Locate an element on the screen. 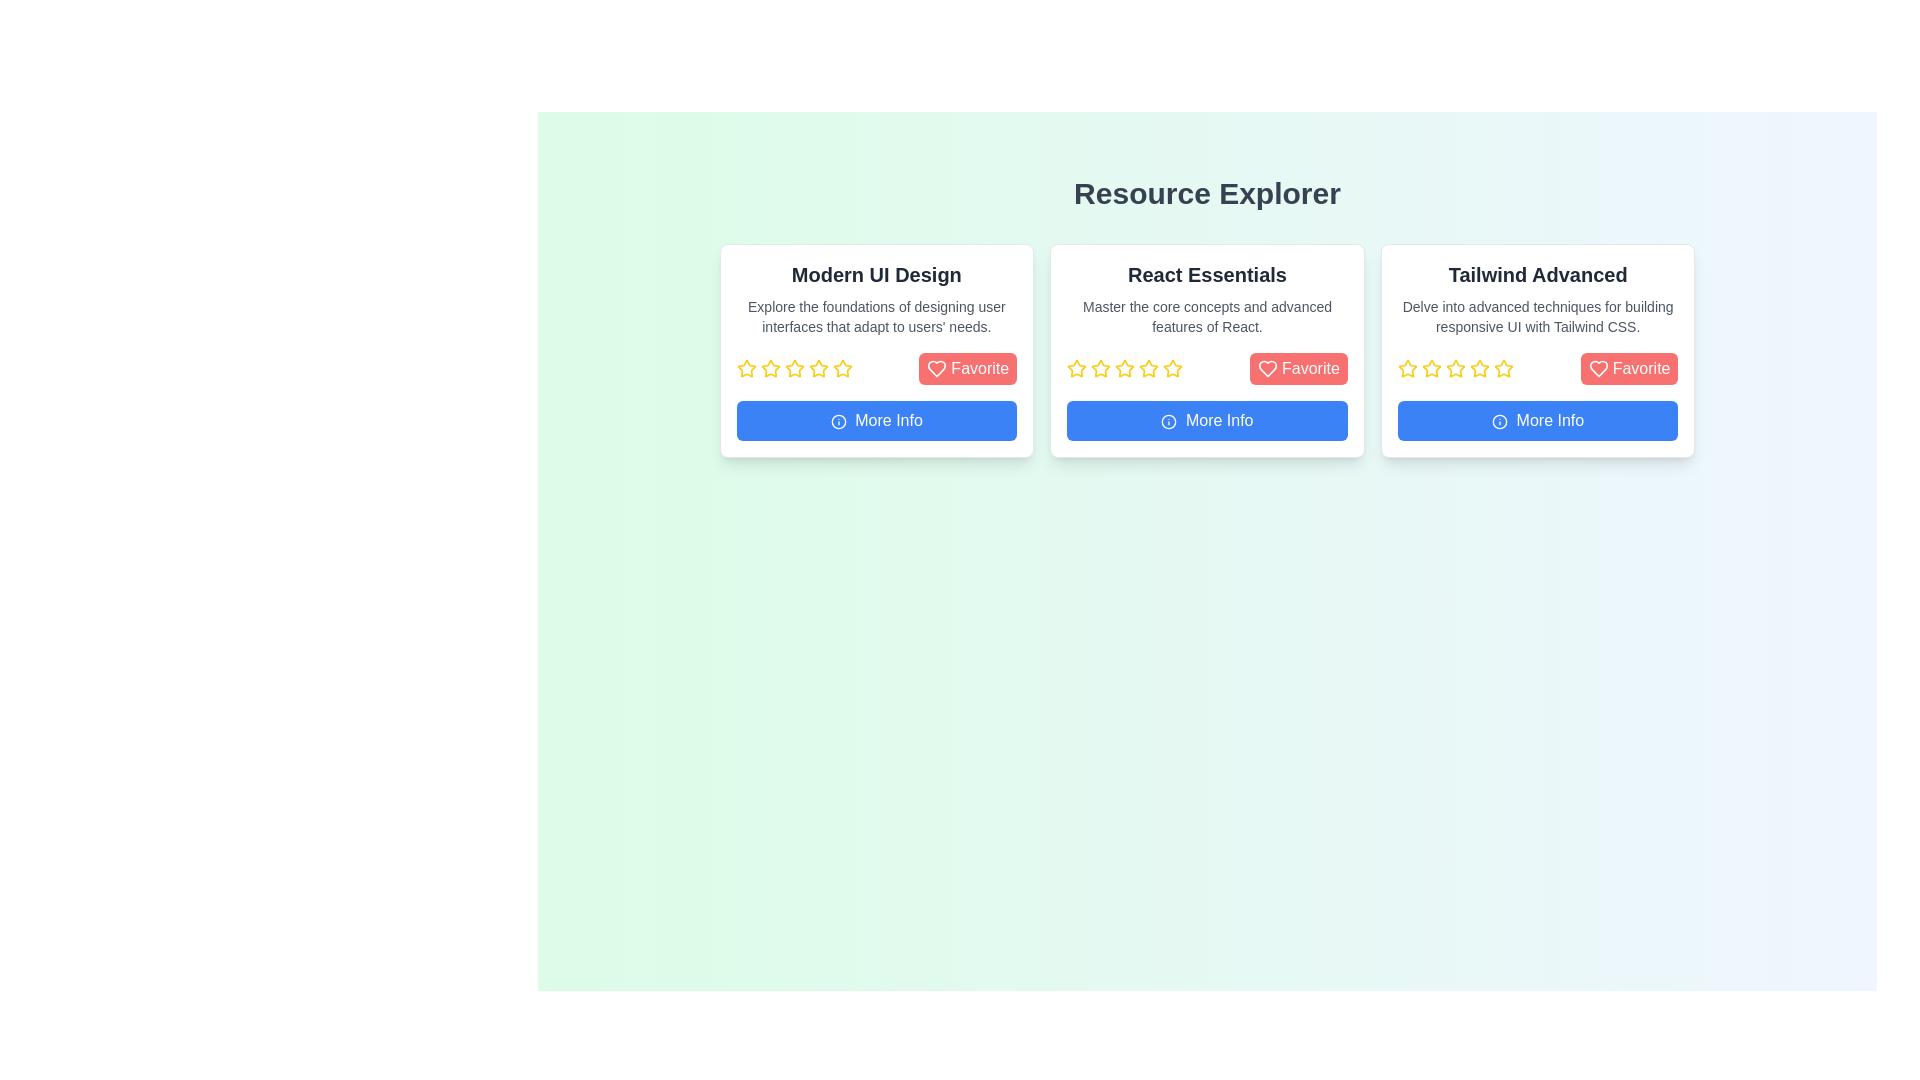 This screenshot has height=1080, width=1920. the button located at the bottom of the 'Tailwind Advanced' card, below the 'Favorite' button, to change its background color is located at coordinates (1537, 419).